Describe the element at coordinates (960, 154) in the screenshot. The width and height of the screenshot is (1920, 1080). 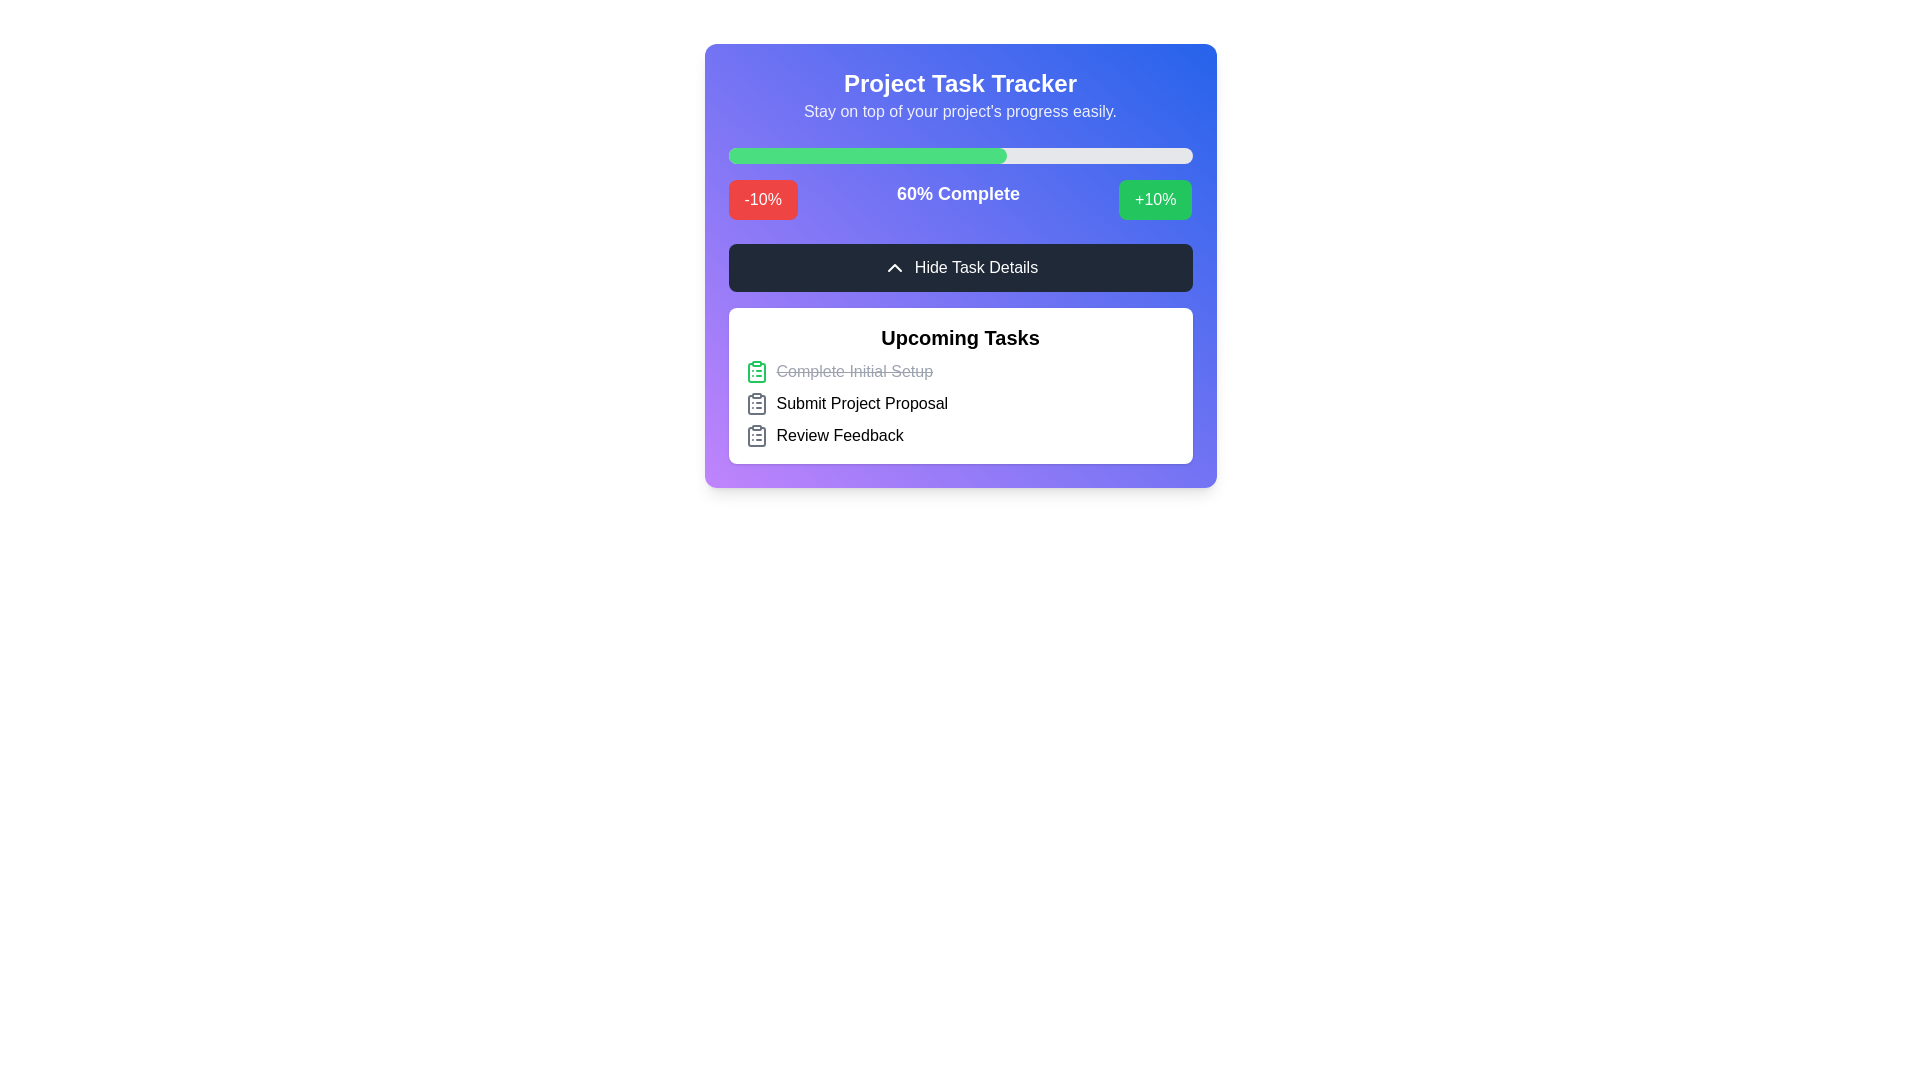
I see `the Progress Bar located below the 'Stay on top of your project's progress easily.' subtitle and above the '-10% 60% Complete +10%' interactive controls` at that location.